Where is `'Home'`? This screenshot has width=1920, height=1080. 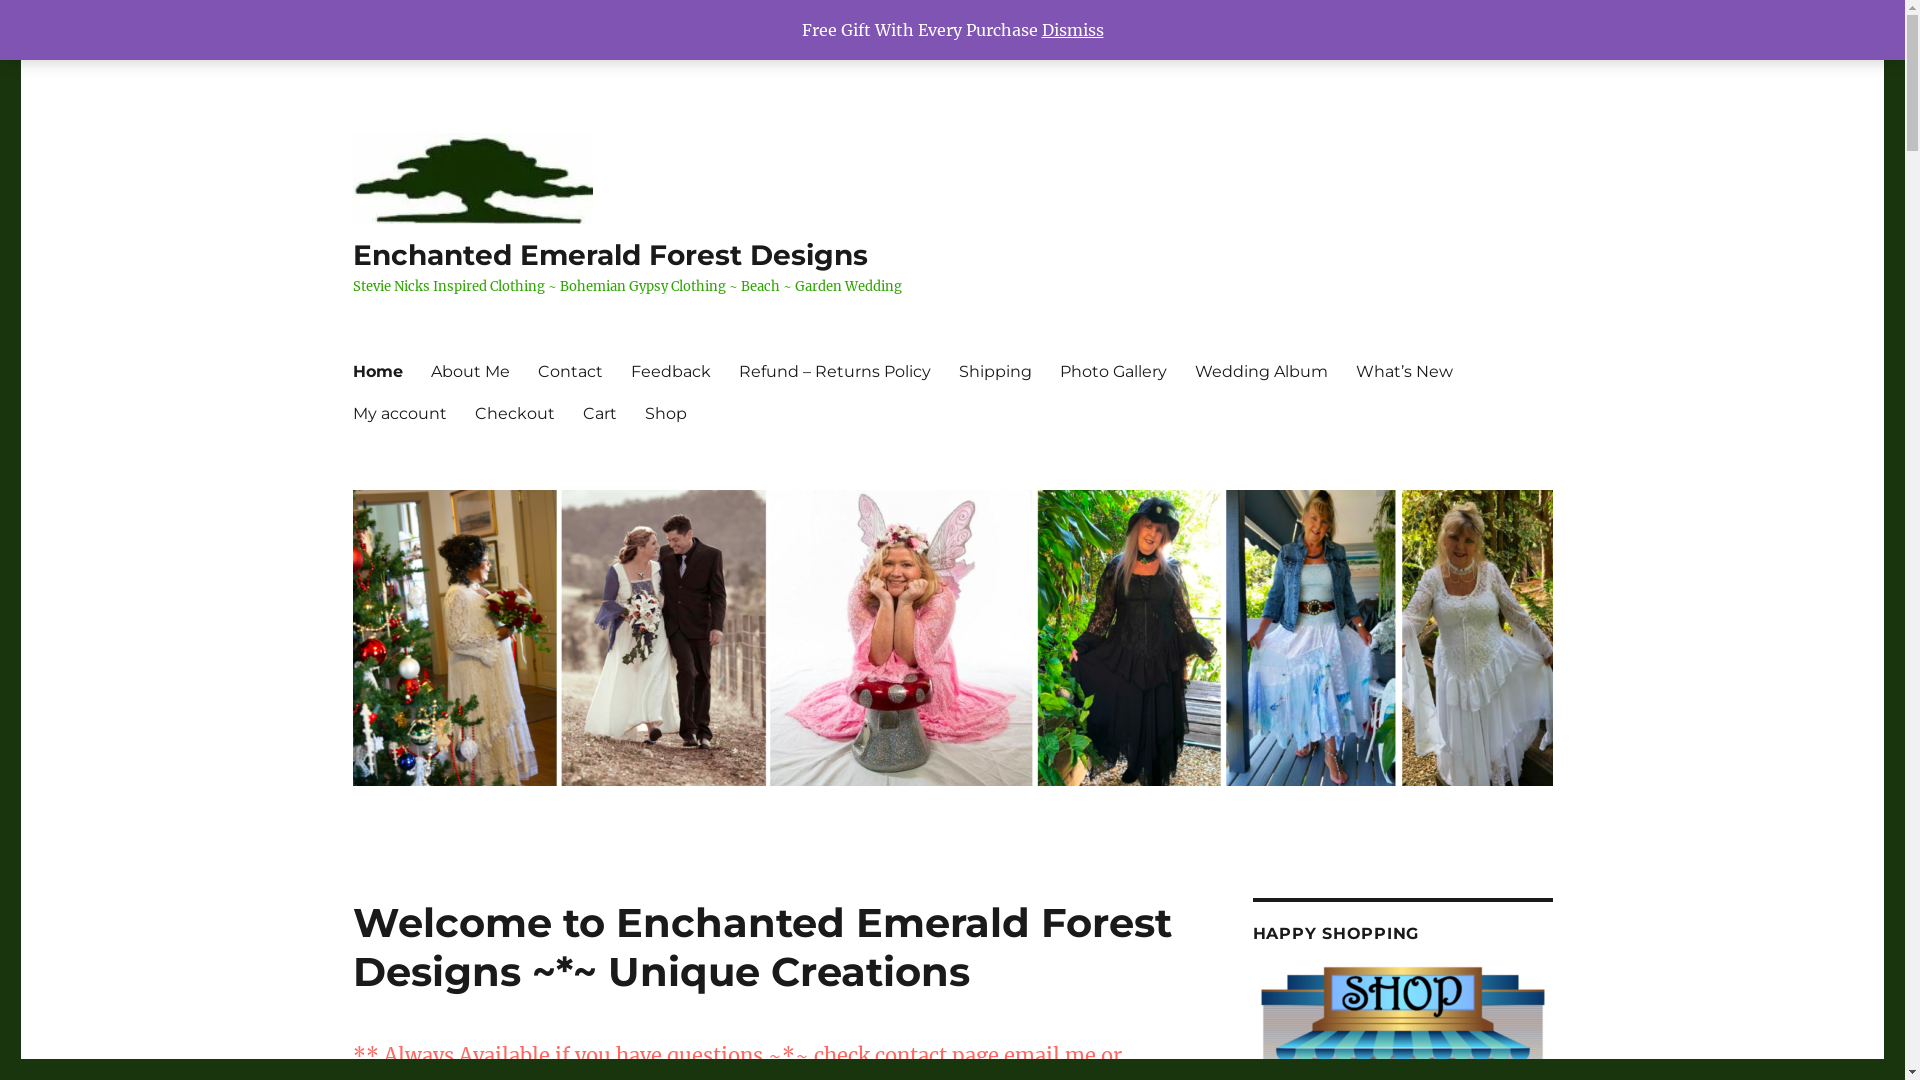
'Home' is located at coordinates (377, 370).